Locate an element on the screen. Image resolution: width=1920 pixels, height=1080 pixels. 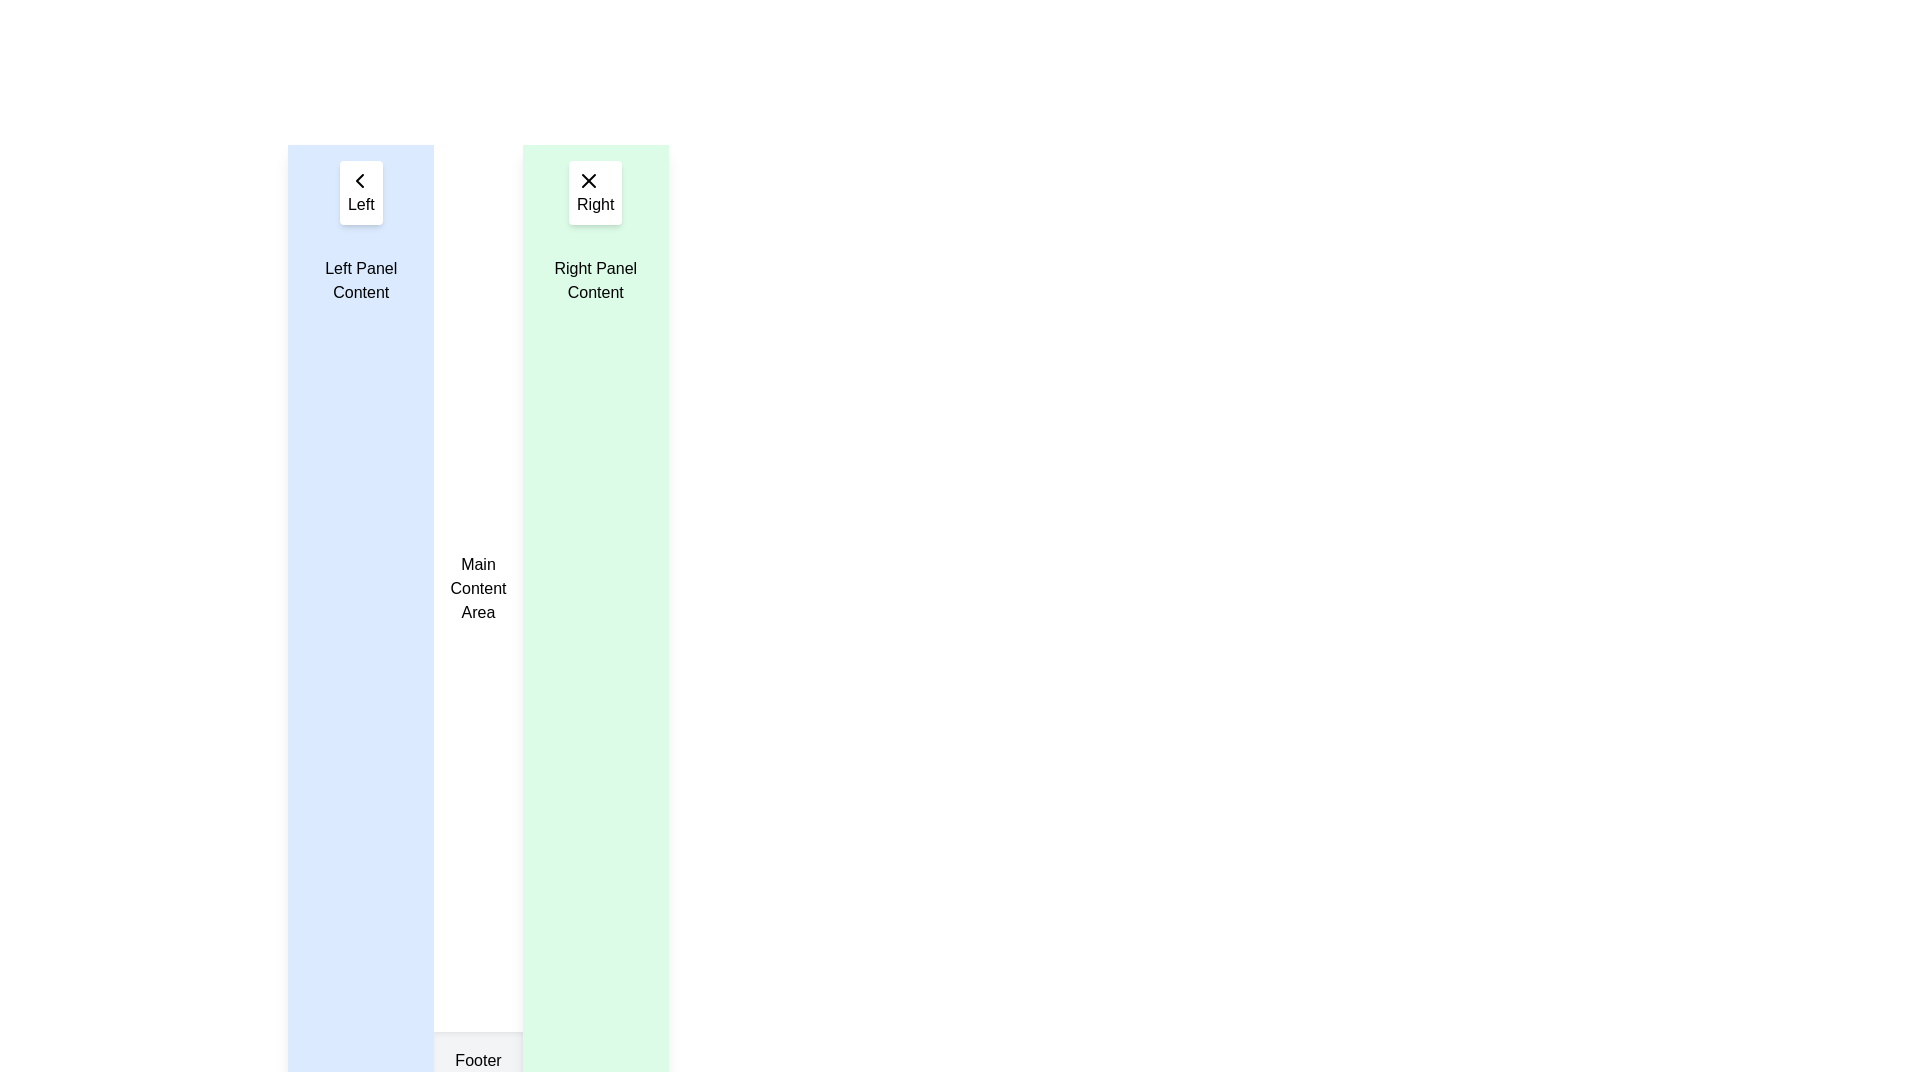
the button with a white background and rounded corners that contains an 'X' icon above the text 'Right', located in the top section of the green right panel is located at coordinates (594, 192).